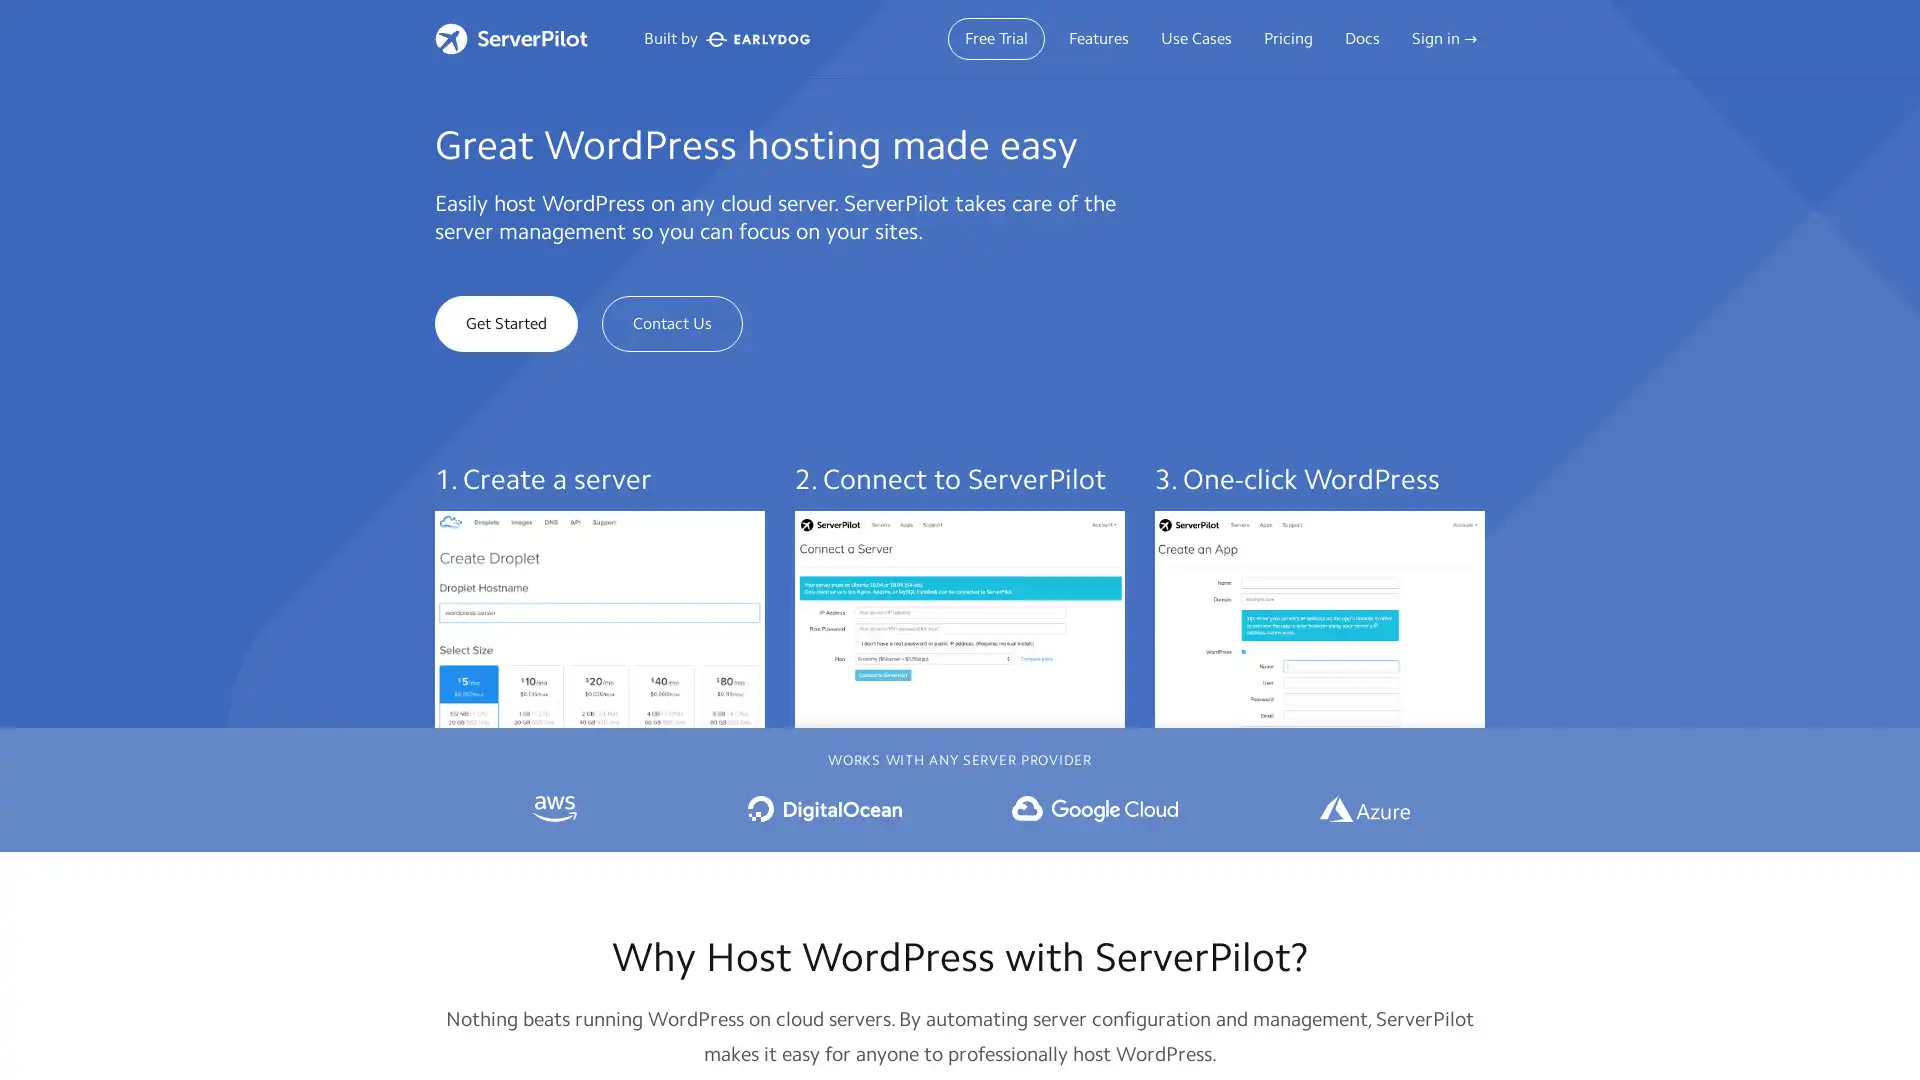 This screenshot has height=1080, width=1920. What do you see at coordinates (996, 38) in the screenshot?
I see `Free Trial` at bounding box center [996, 38].